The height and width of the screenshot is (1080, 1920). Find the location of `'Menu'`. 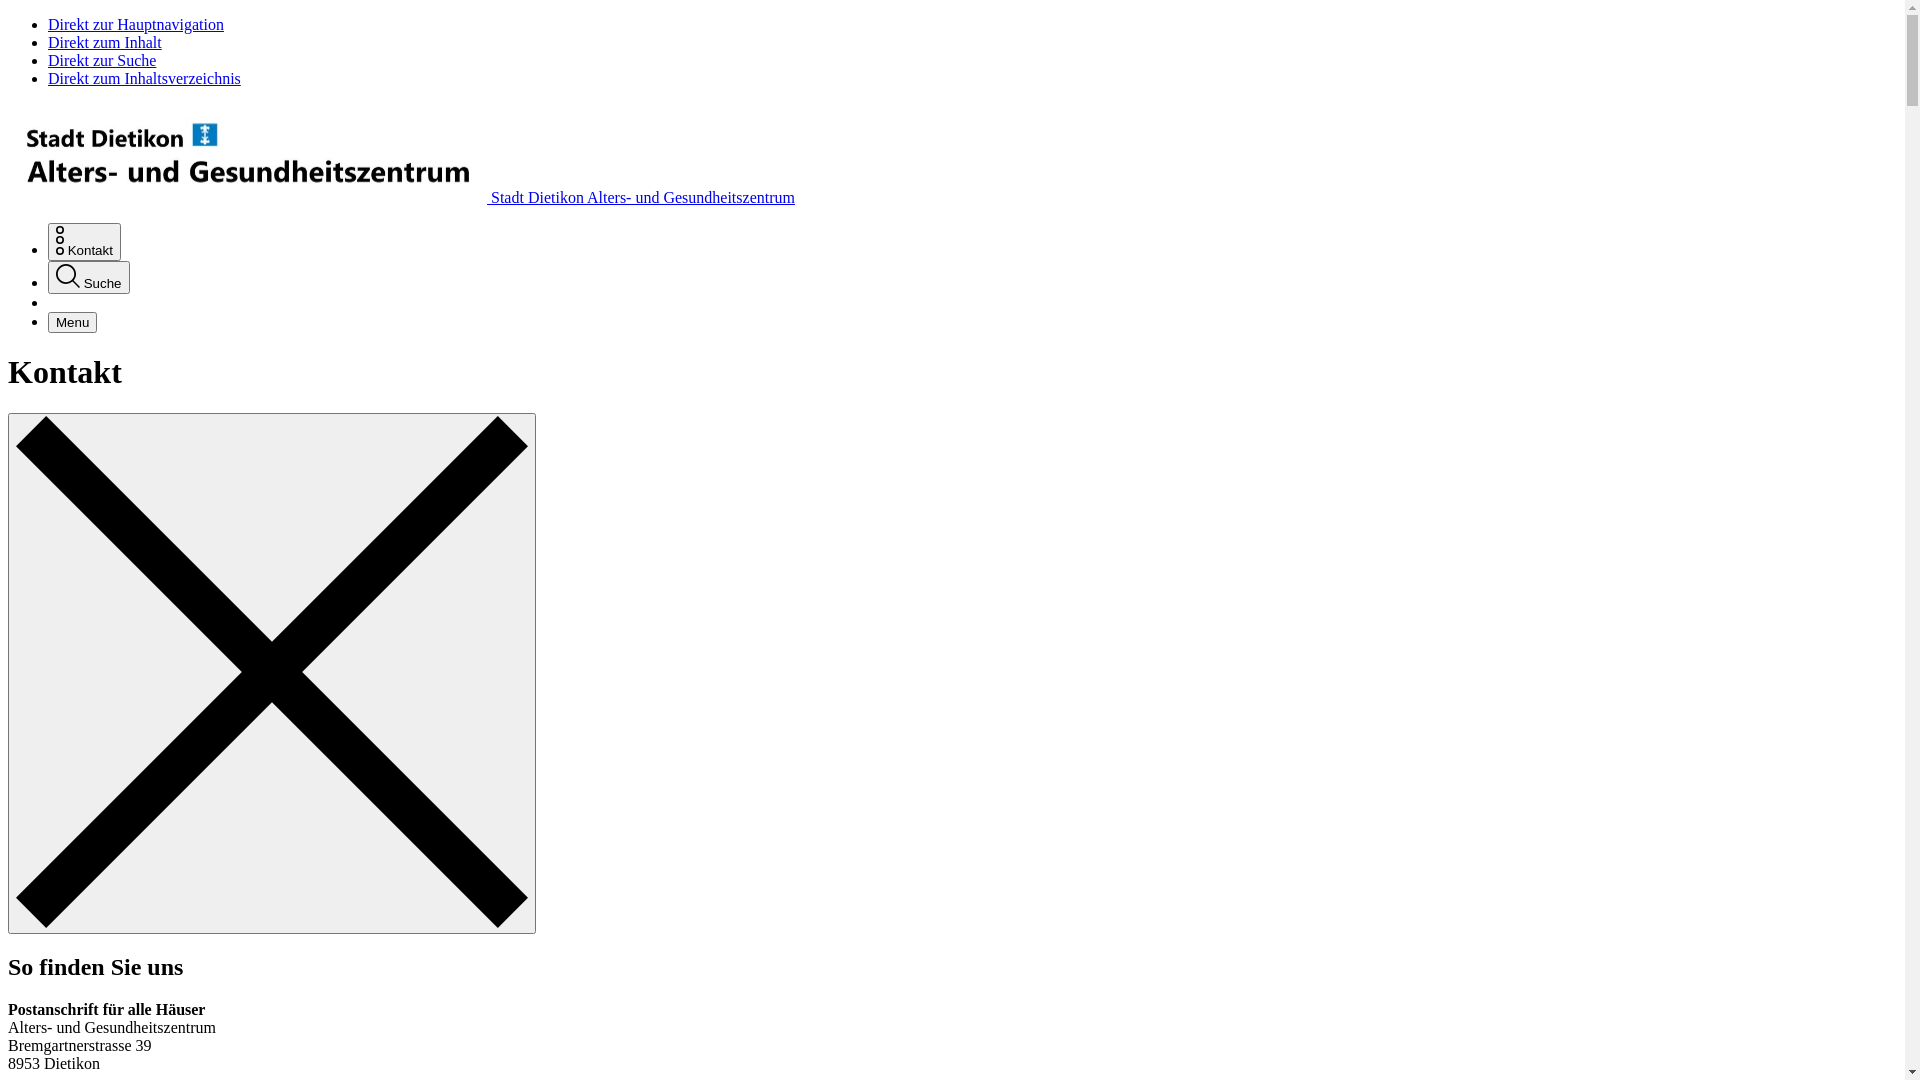

'Menu' is located at coordinates (72, 321).